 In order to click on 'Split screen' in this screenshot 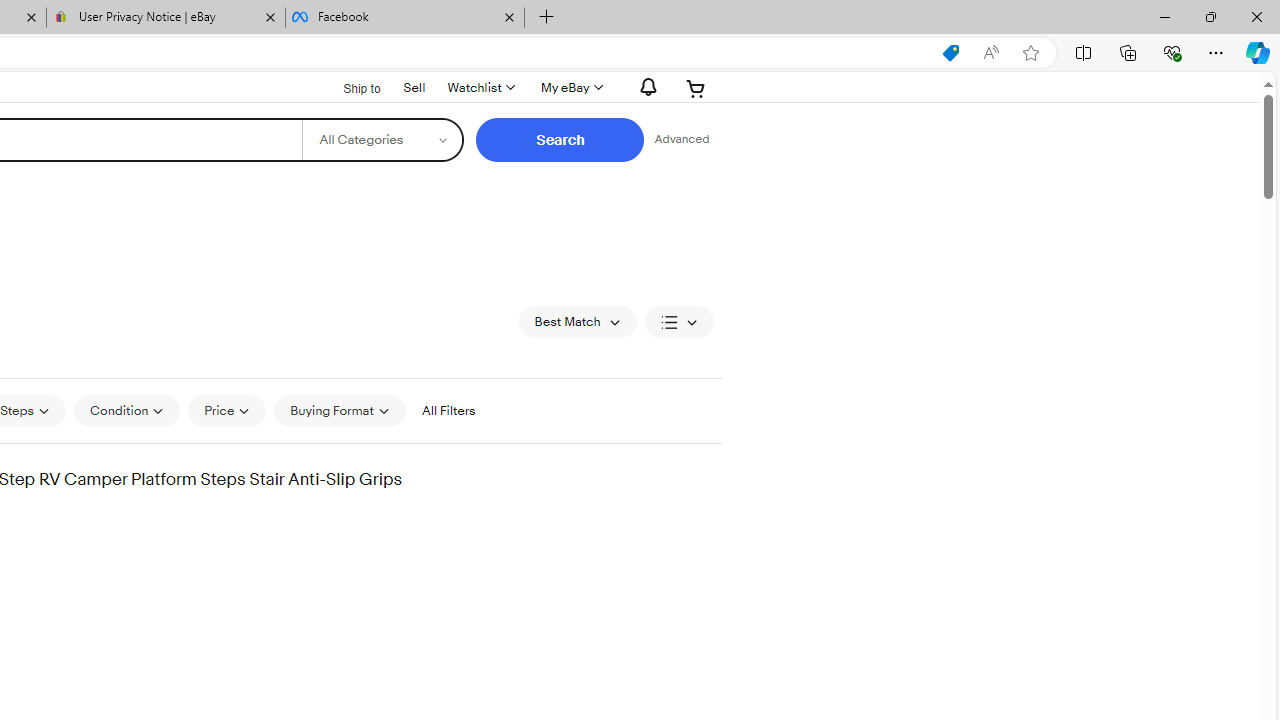, I will do `click(1082, 51)`.